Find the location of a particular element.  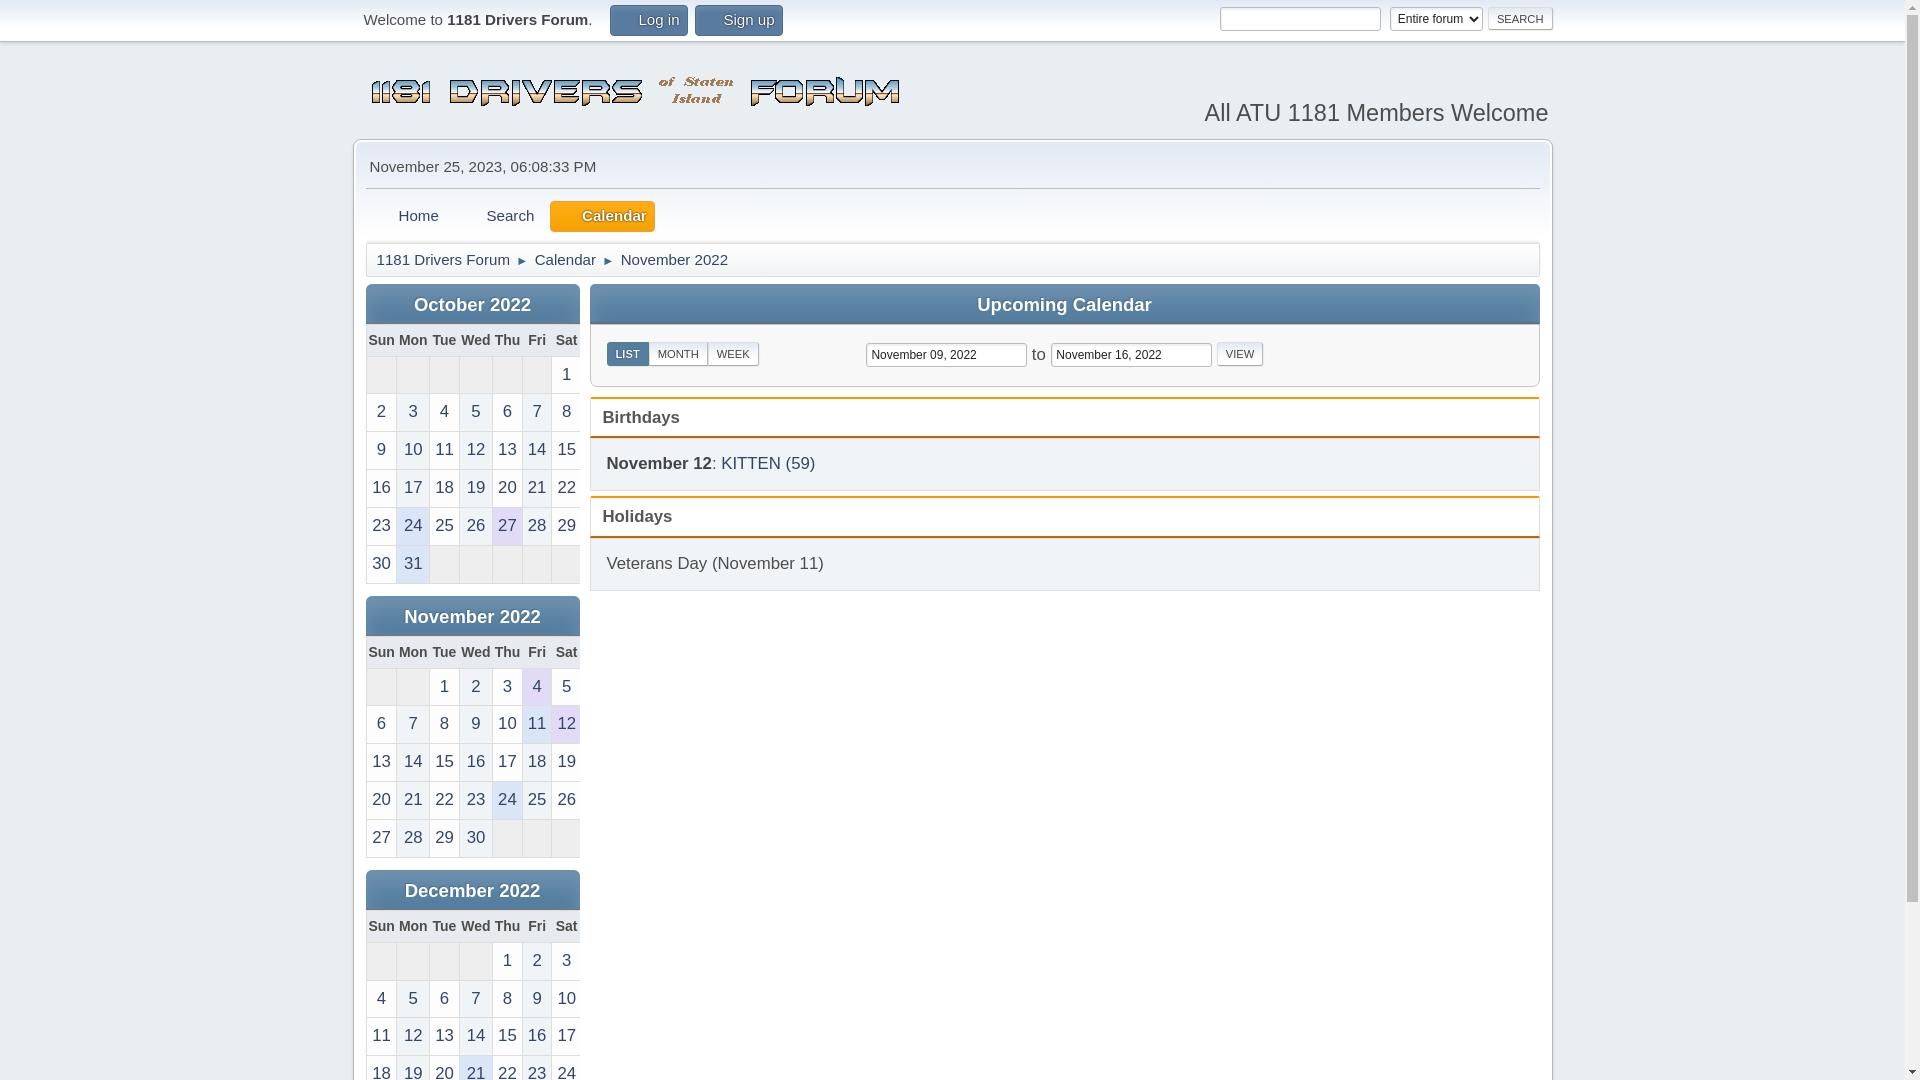

'30' is located at coordinates (459, 838).